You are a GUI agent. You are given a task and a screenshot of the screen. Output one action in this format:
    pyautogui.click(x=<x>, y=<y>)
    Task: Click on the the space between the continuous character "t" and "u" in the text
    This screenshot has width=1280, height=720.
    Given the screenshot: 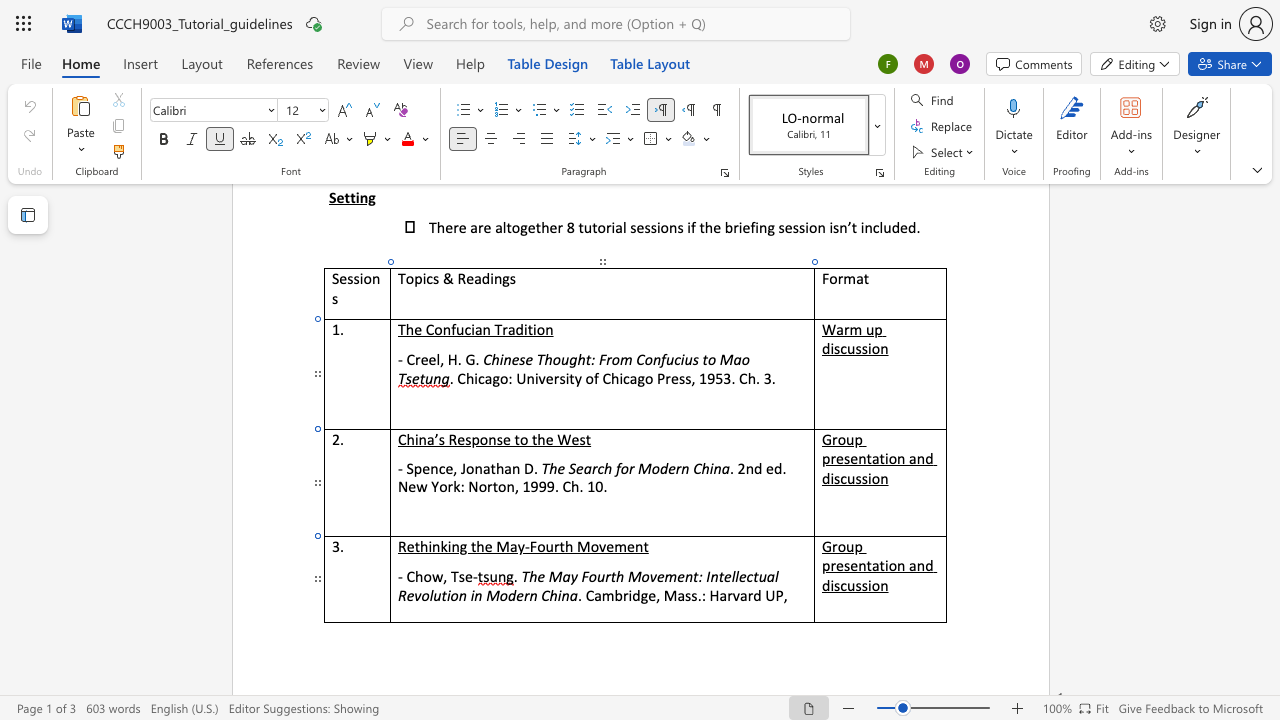 What is the action you would take?
    pyautogui.click(x=758, y=576)
    